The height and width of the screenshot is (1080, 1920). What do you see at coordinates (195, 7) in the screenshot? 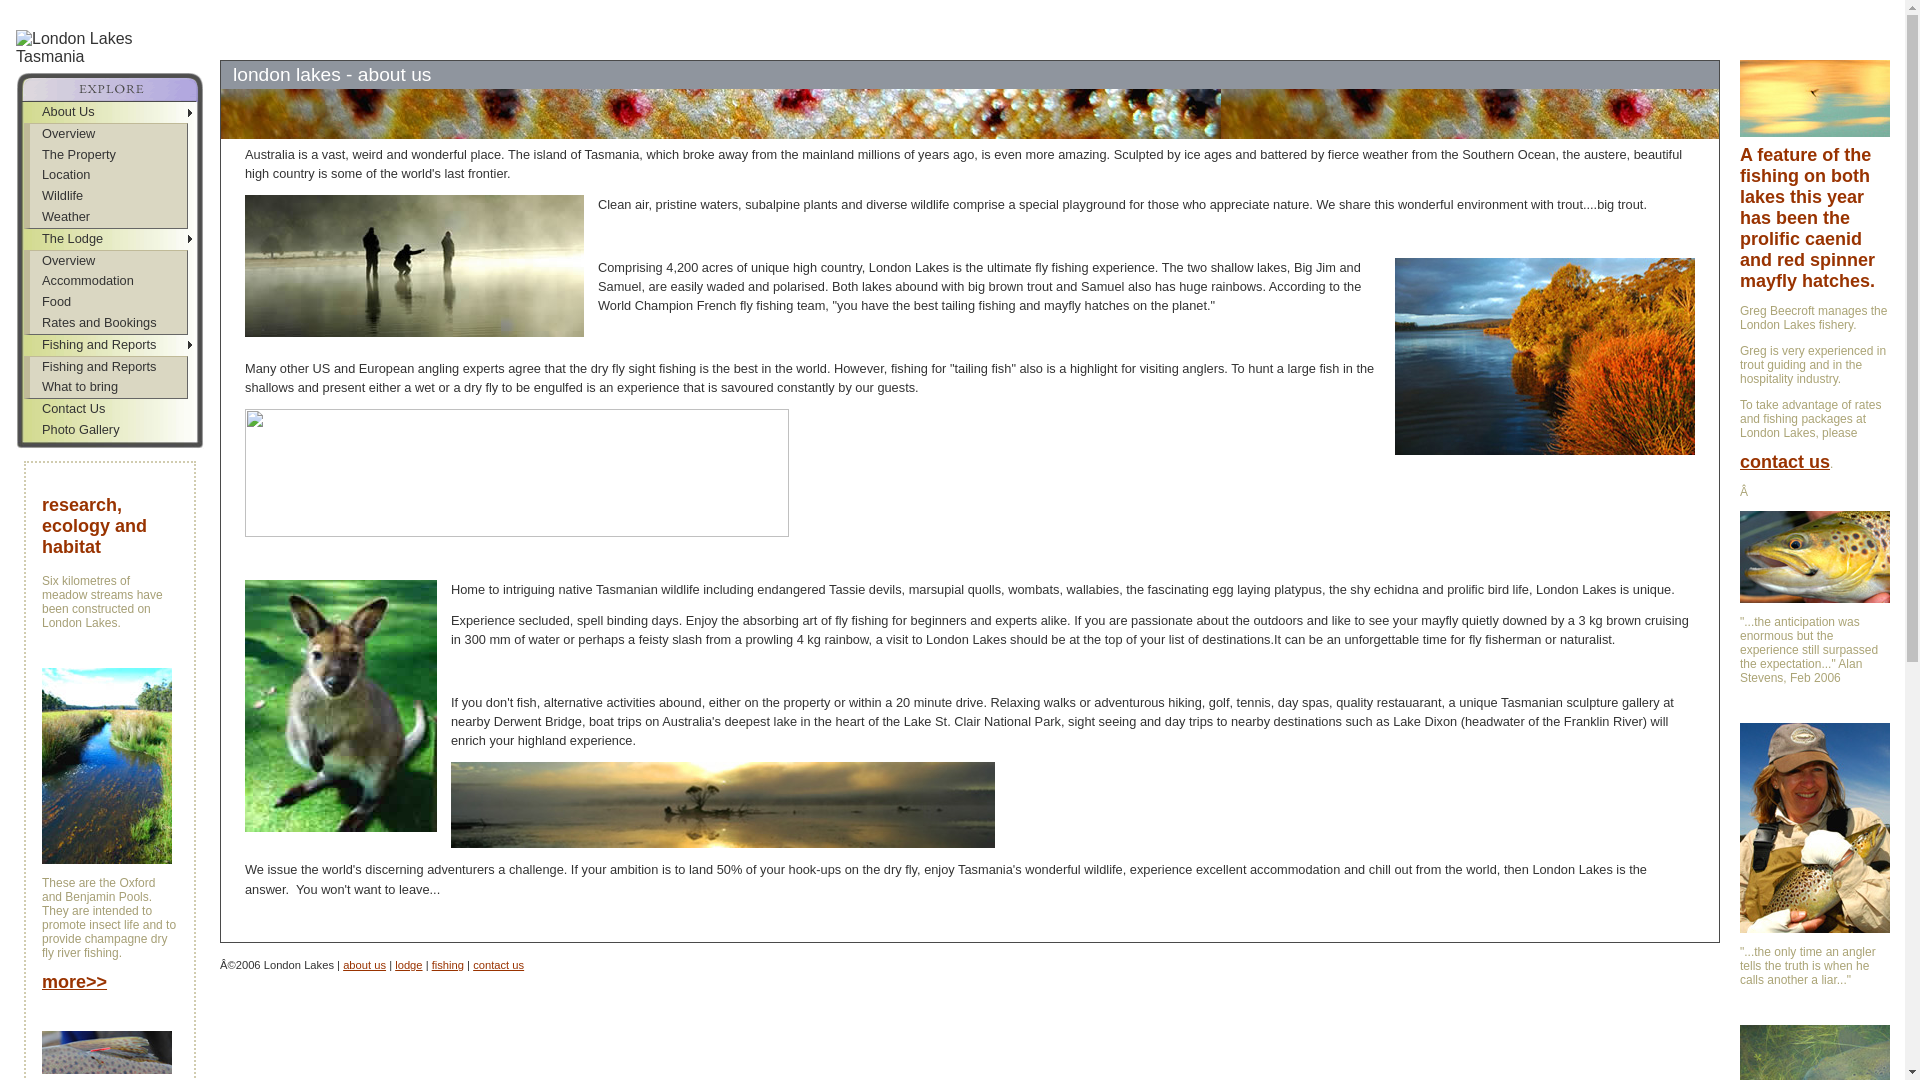
I see `'Jump to Sidebar'` at bounding box center [195, 7].